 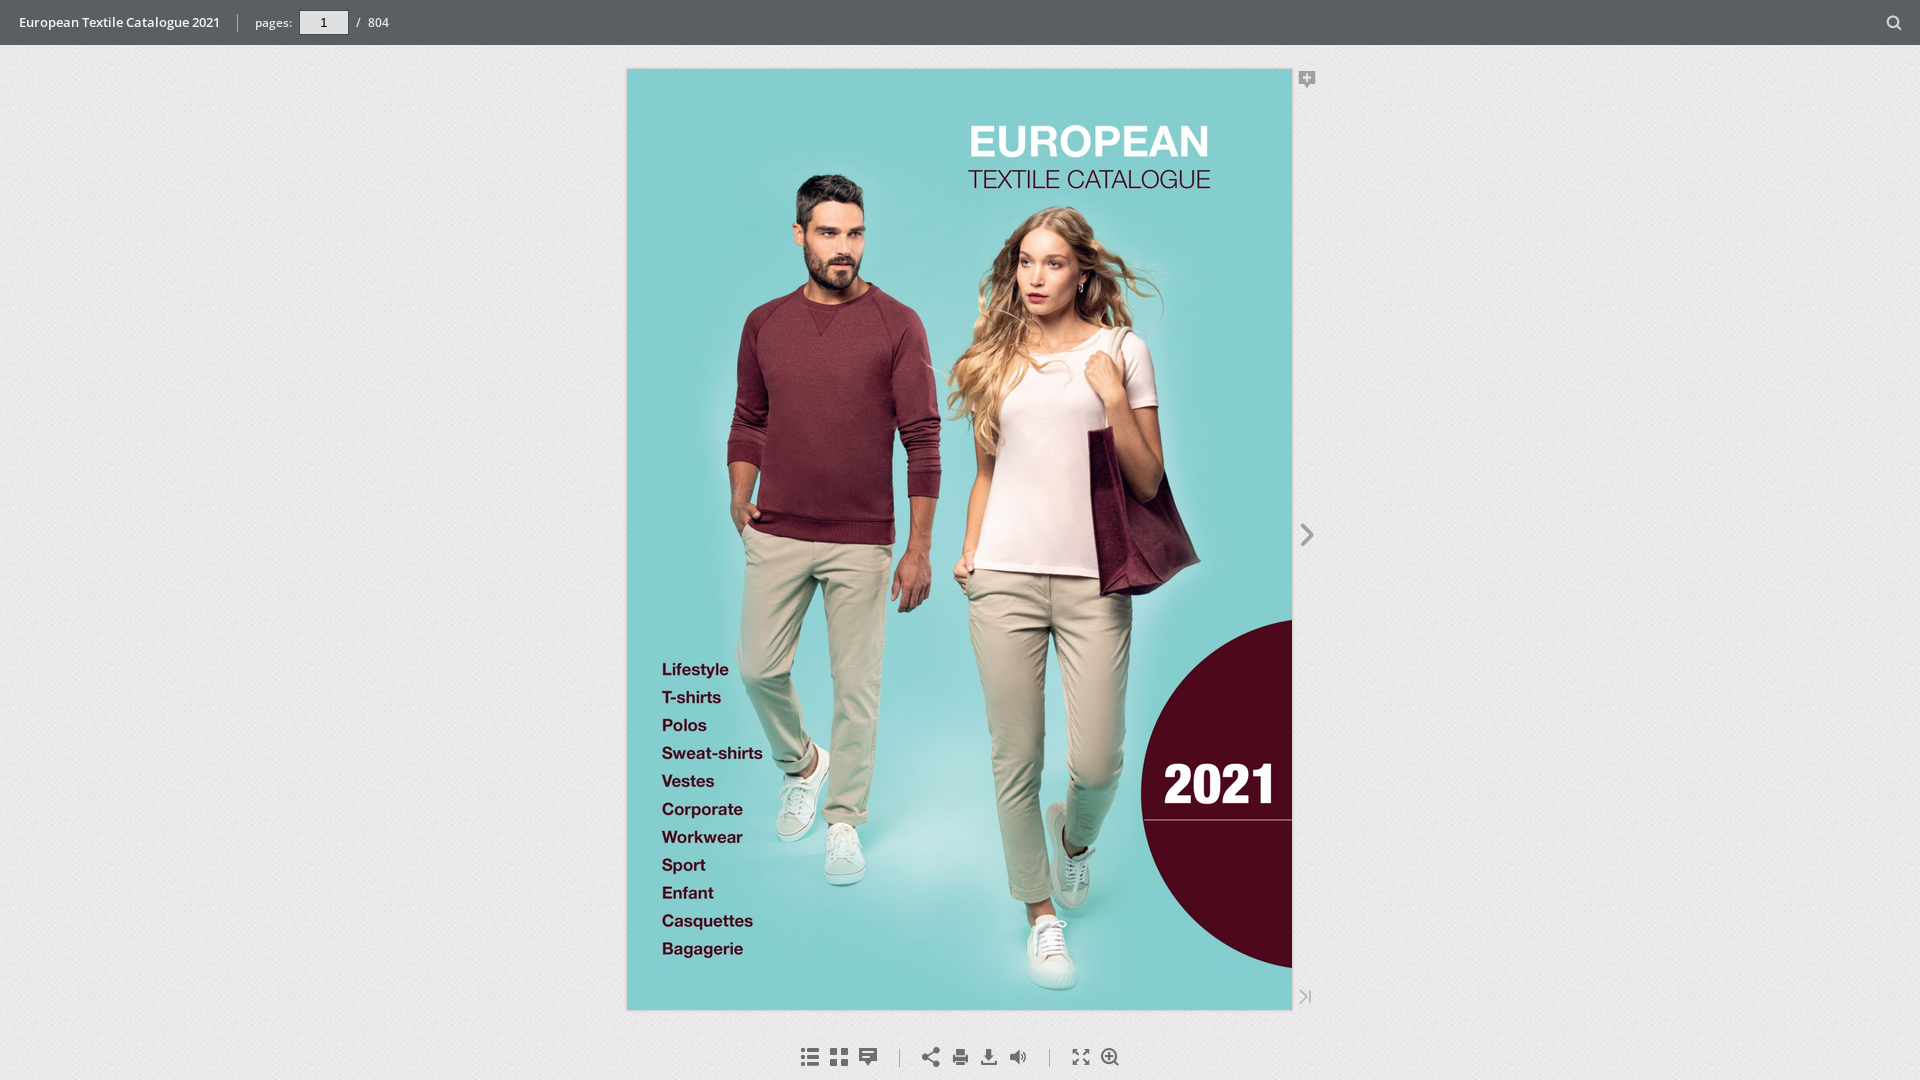 I want to click on 'Print', so click(x=960, y=1056).